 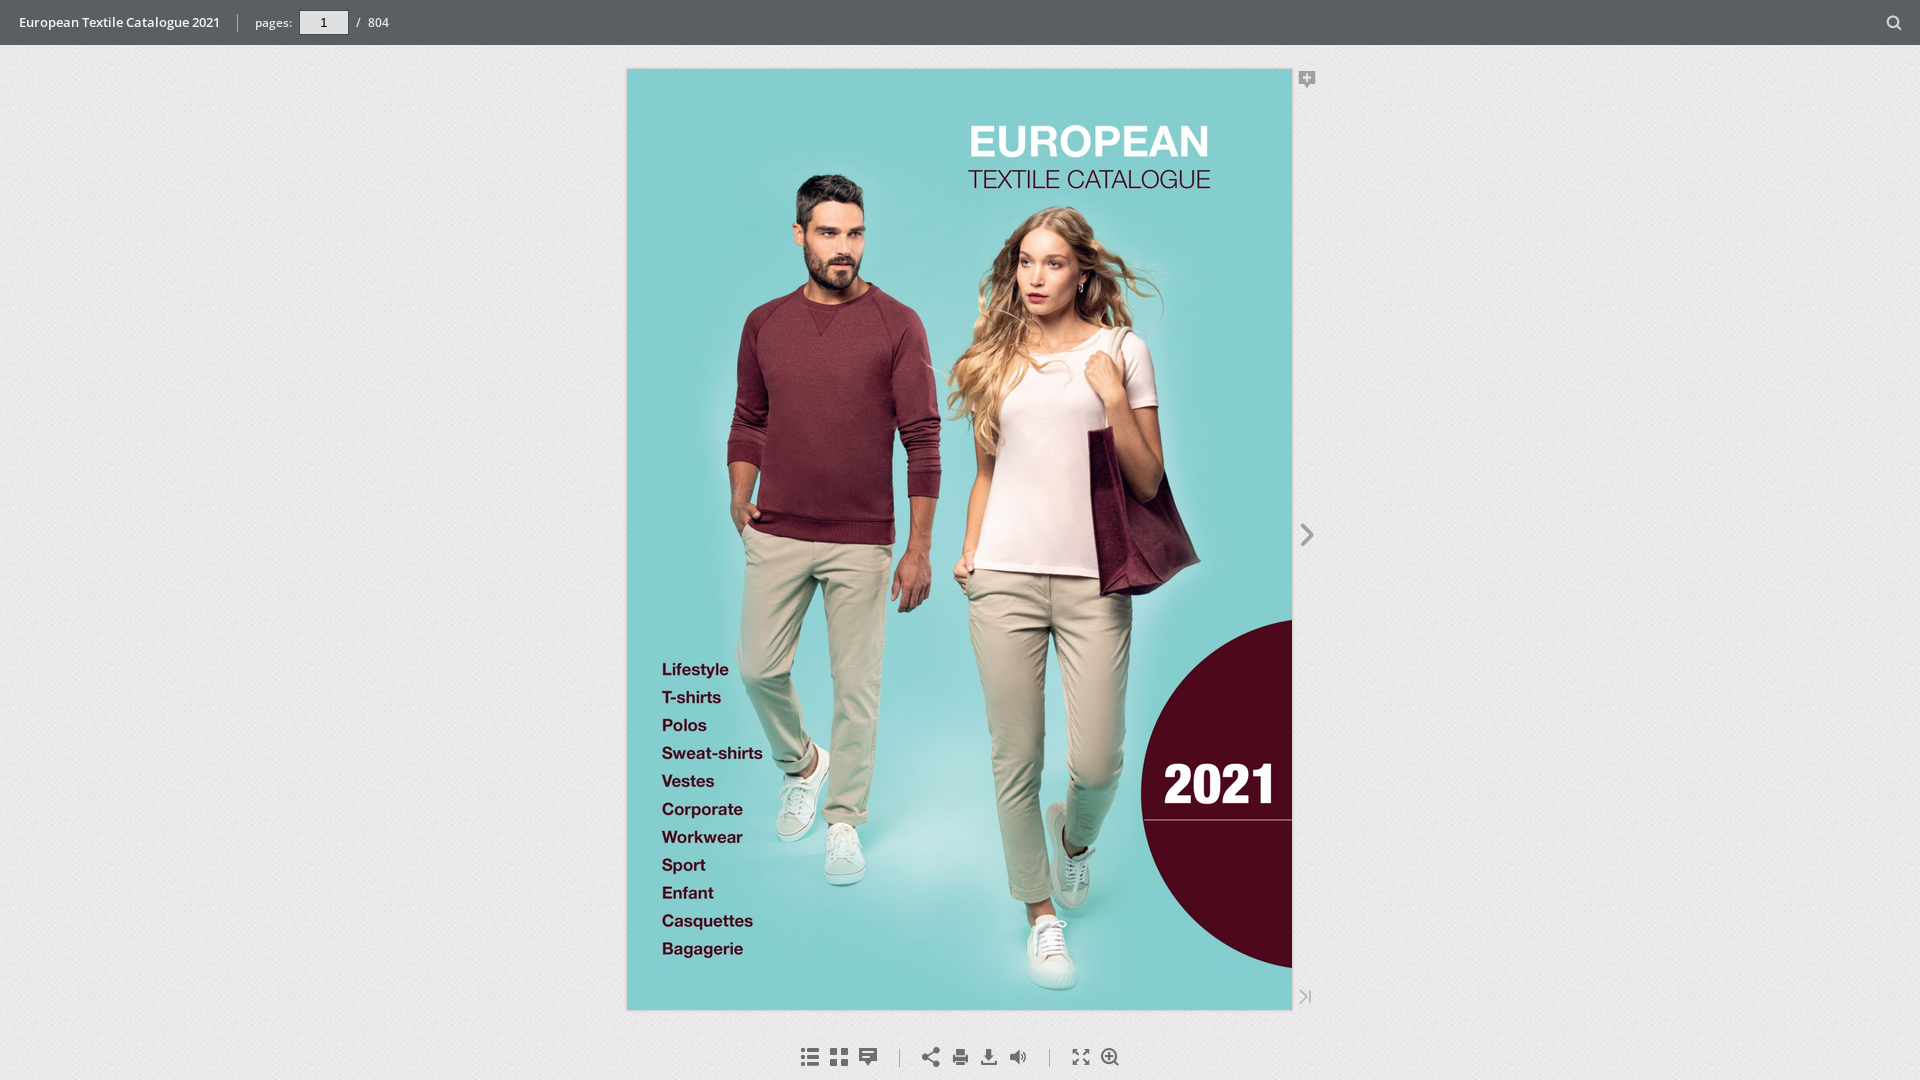 I want to click on 'Print', so click(x=960, y=1056).